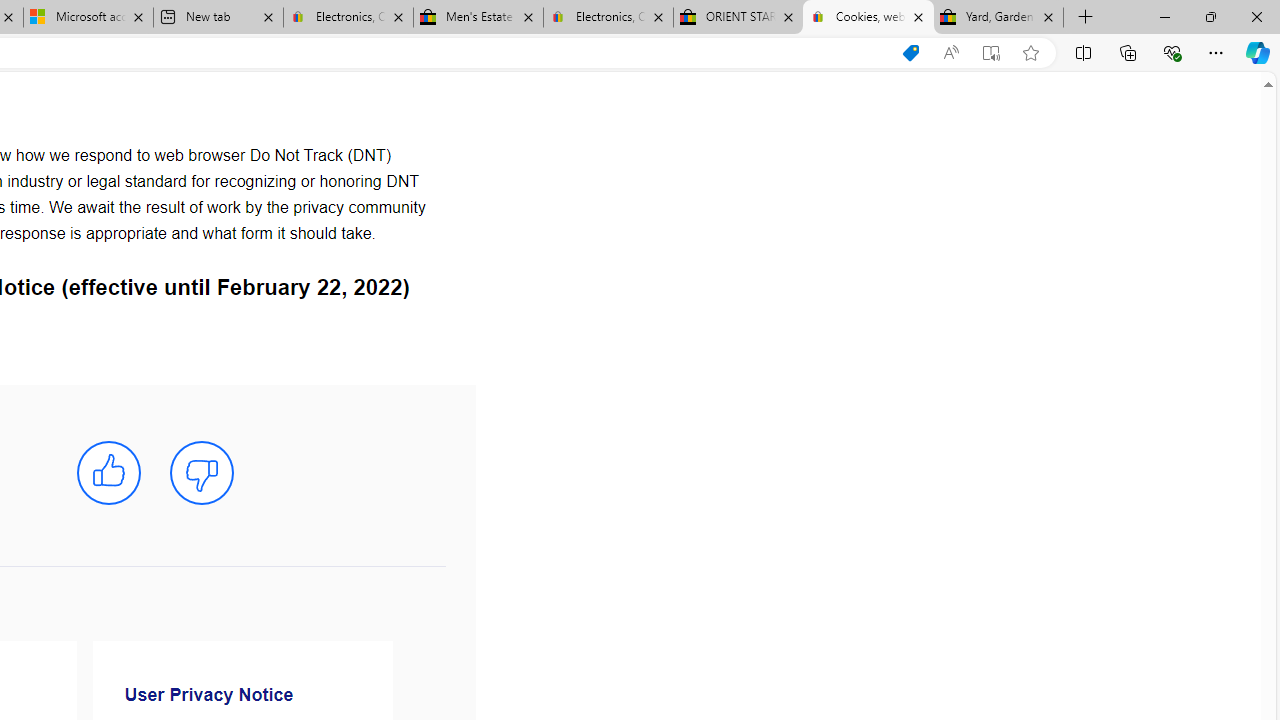  I want to click on 'Microsoft account | Account Checkup', so click(87, 17).